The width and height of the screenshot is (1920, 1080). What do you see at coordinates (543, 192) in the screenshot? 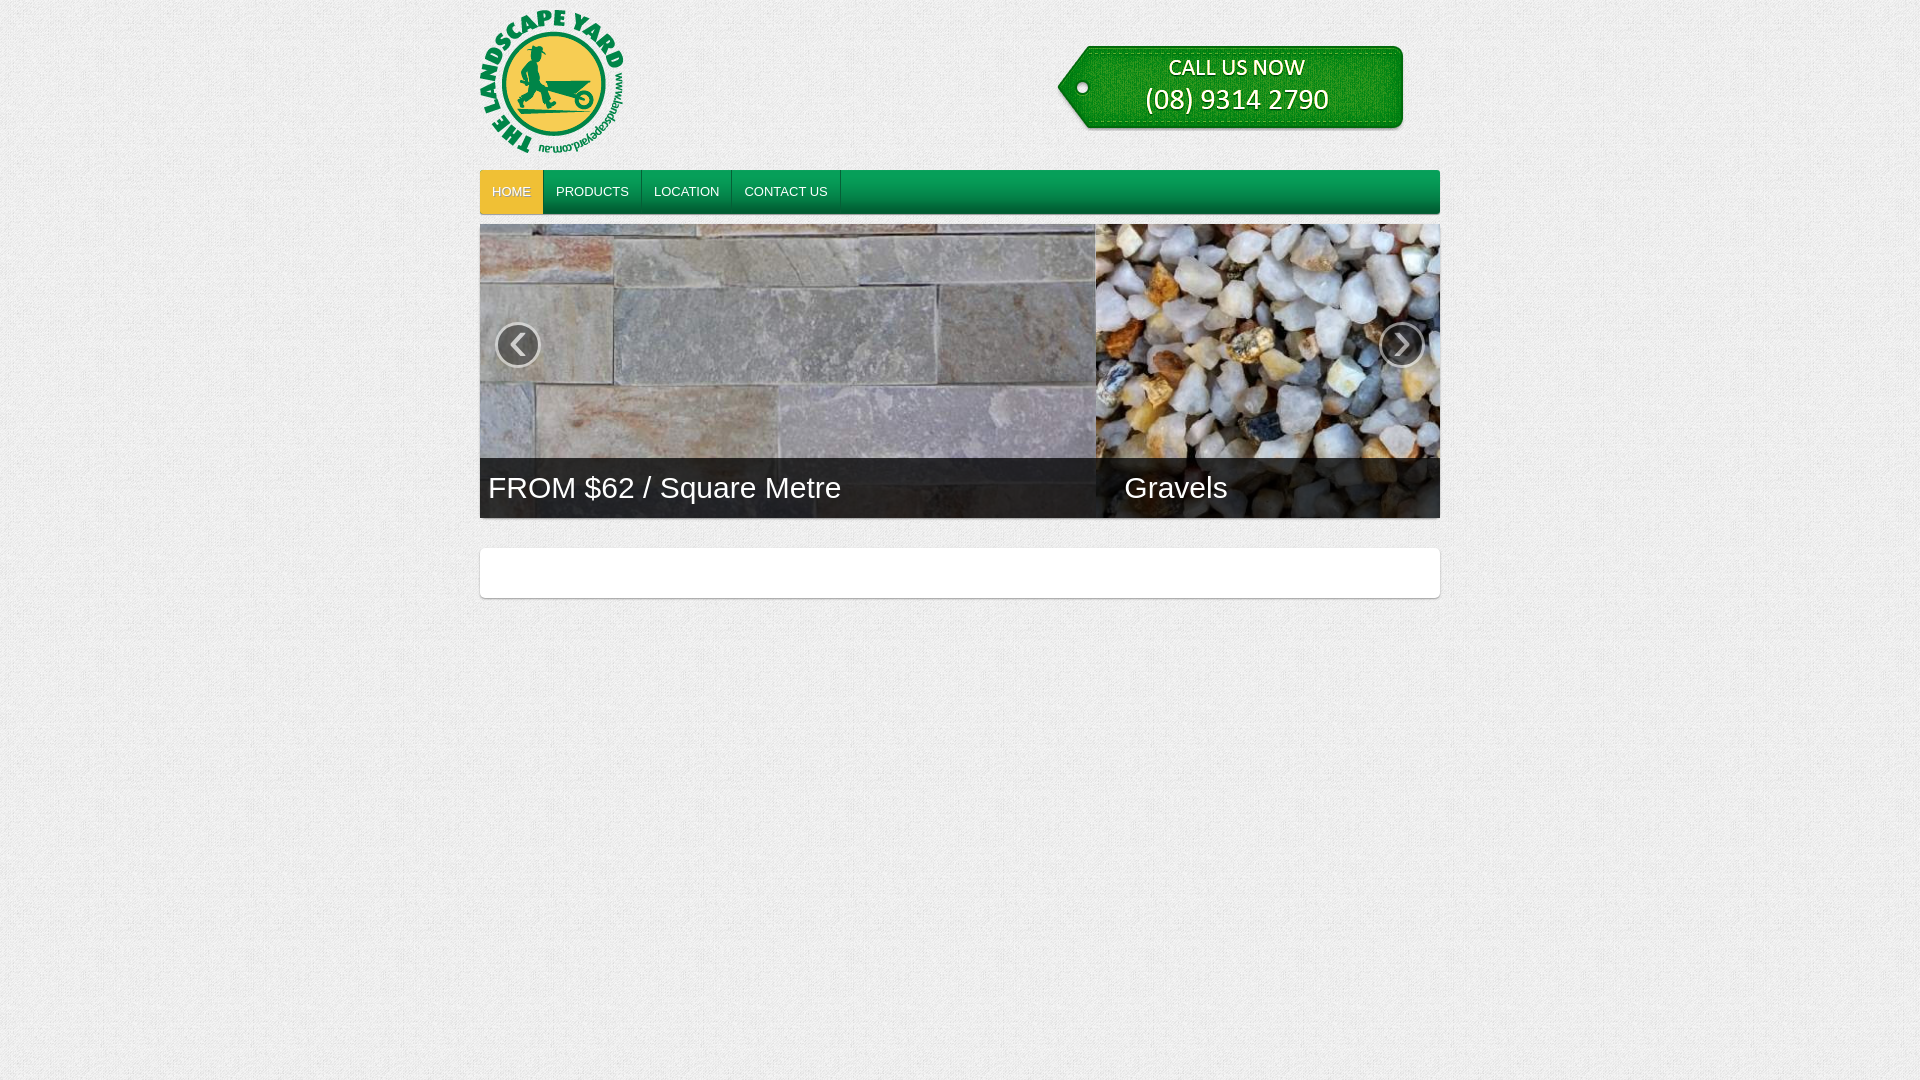
I see `'PRODUCTS'` at bounding box center [543, 192].